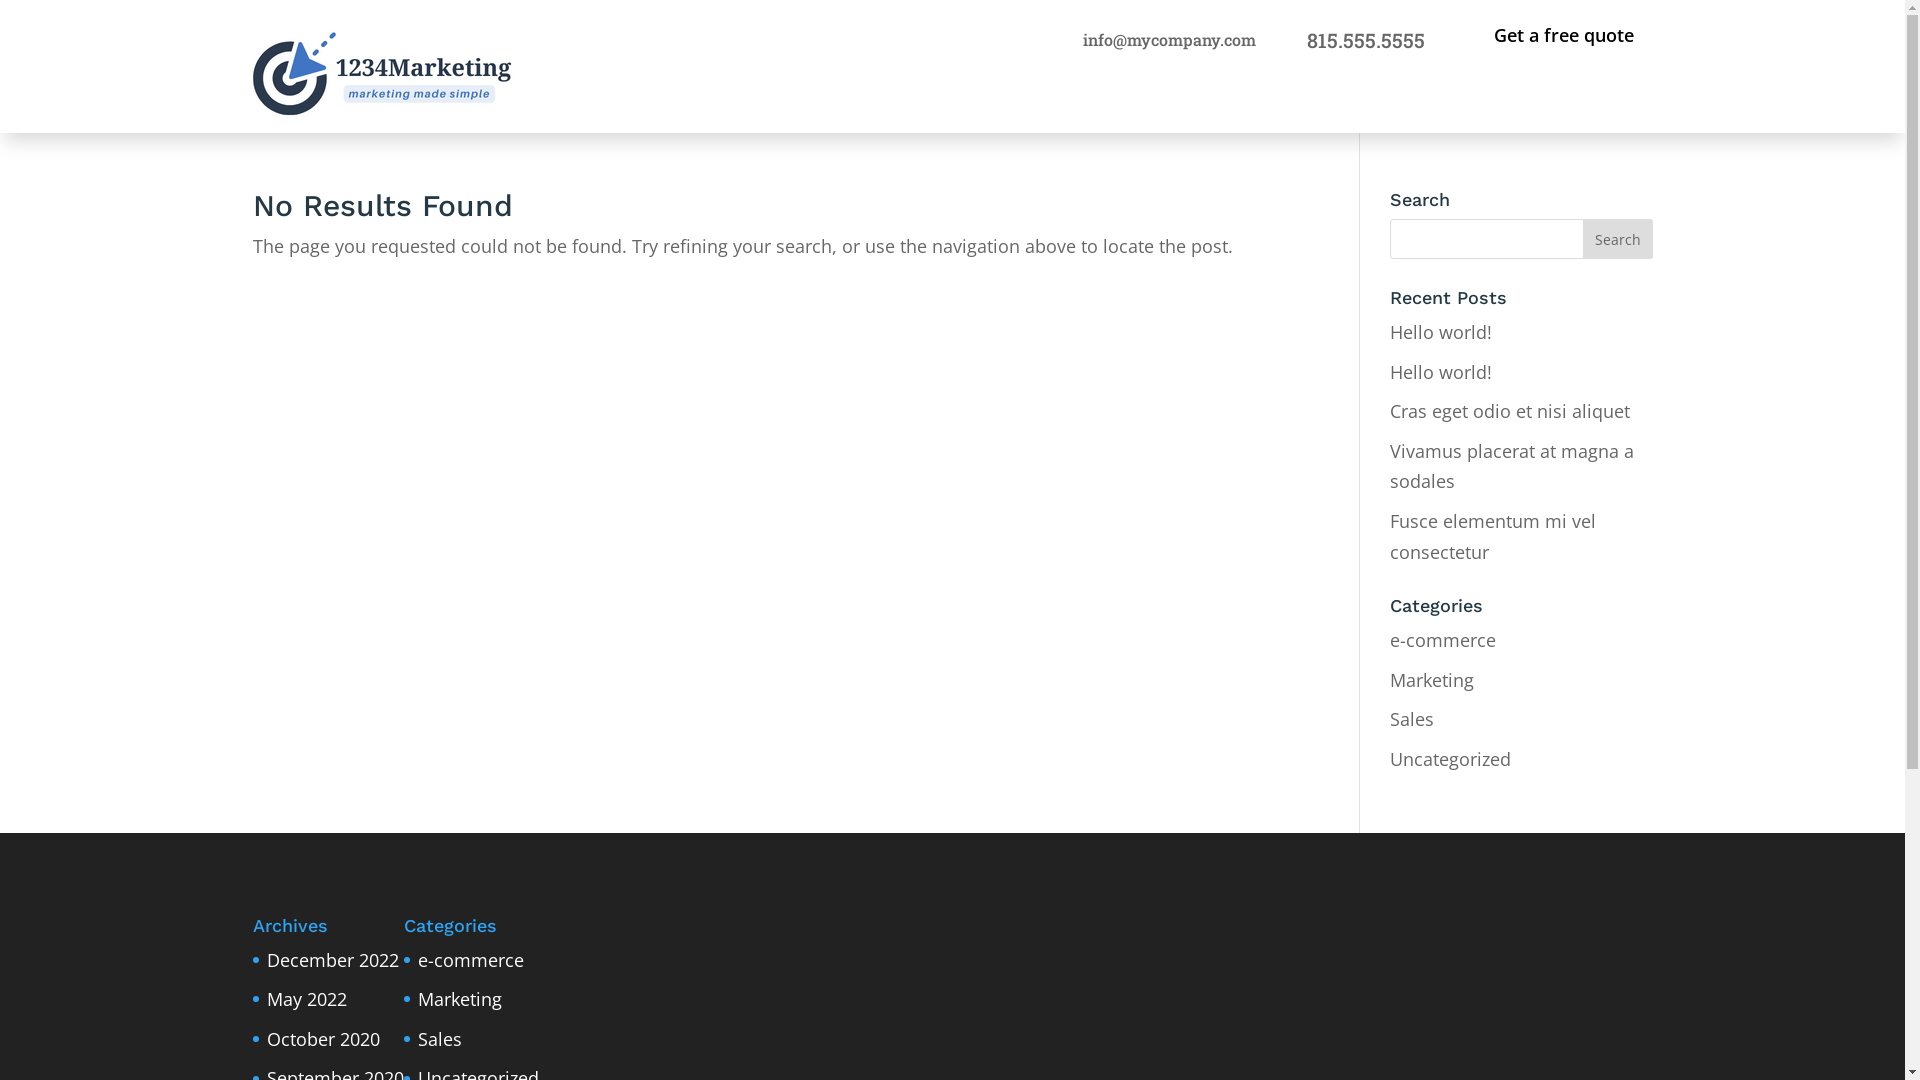 The height and width of the screenshot is (1080, 1920). I want to click on 'Hello world!', so click(1440, 330).